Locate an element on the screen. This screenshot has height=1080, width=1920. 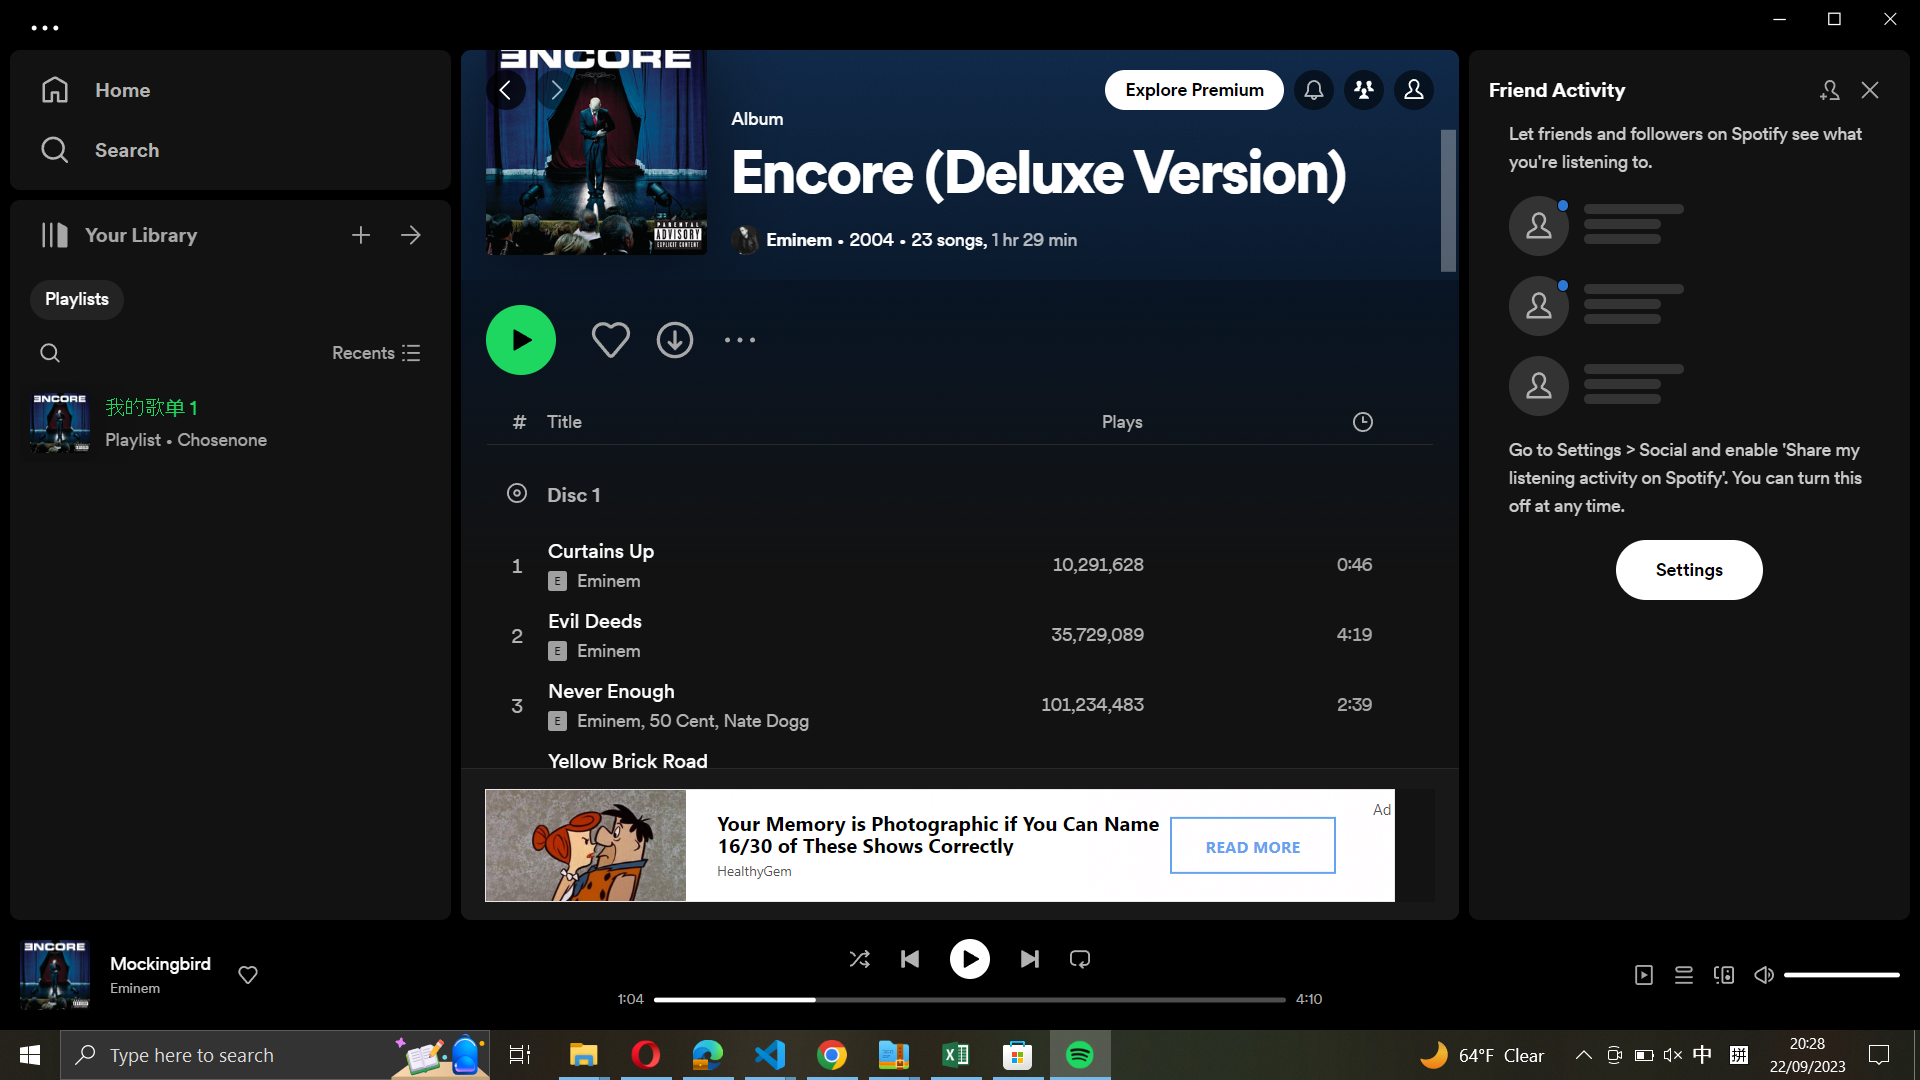
Expand additional settings in the playlist is located at coordinates (738, 337).